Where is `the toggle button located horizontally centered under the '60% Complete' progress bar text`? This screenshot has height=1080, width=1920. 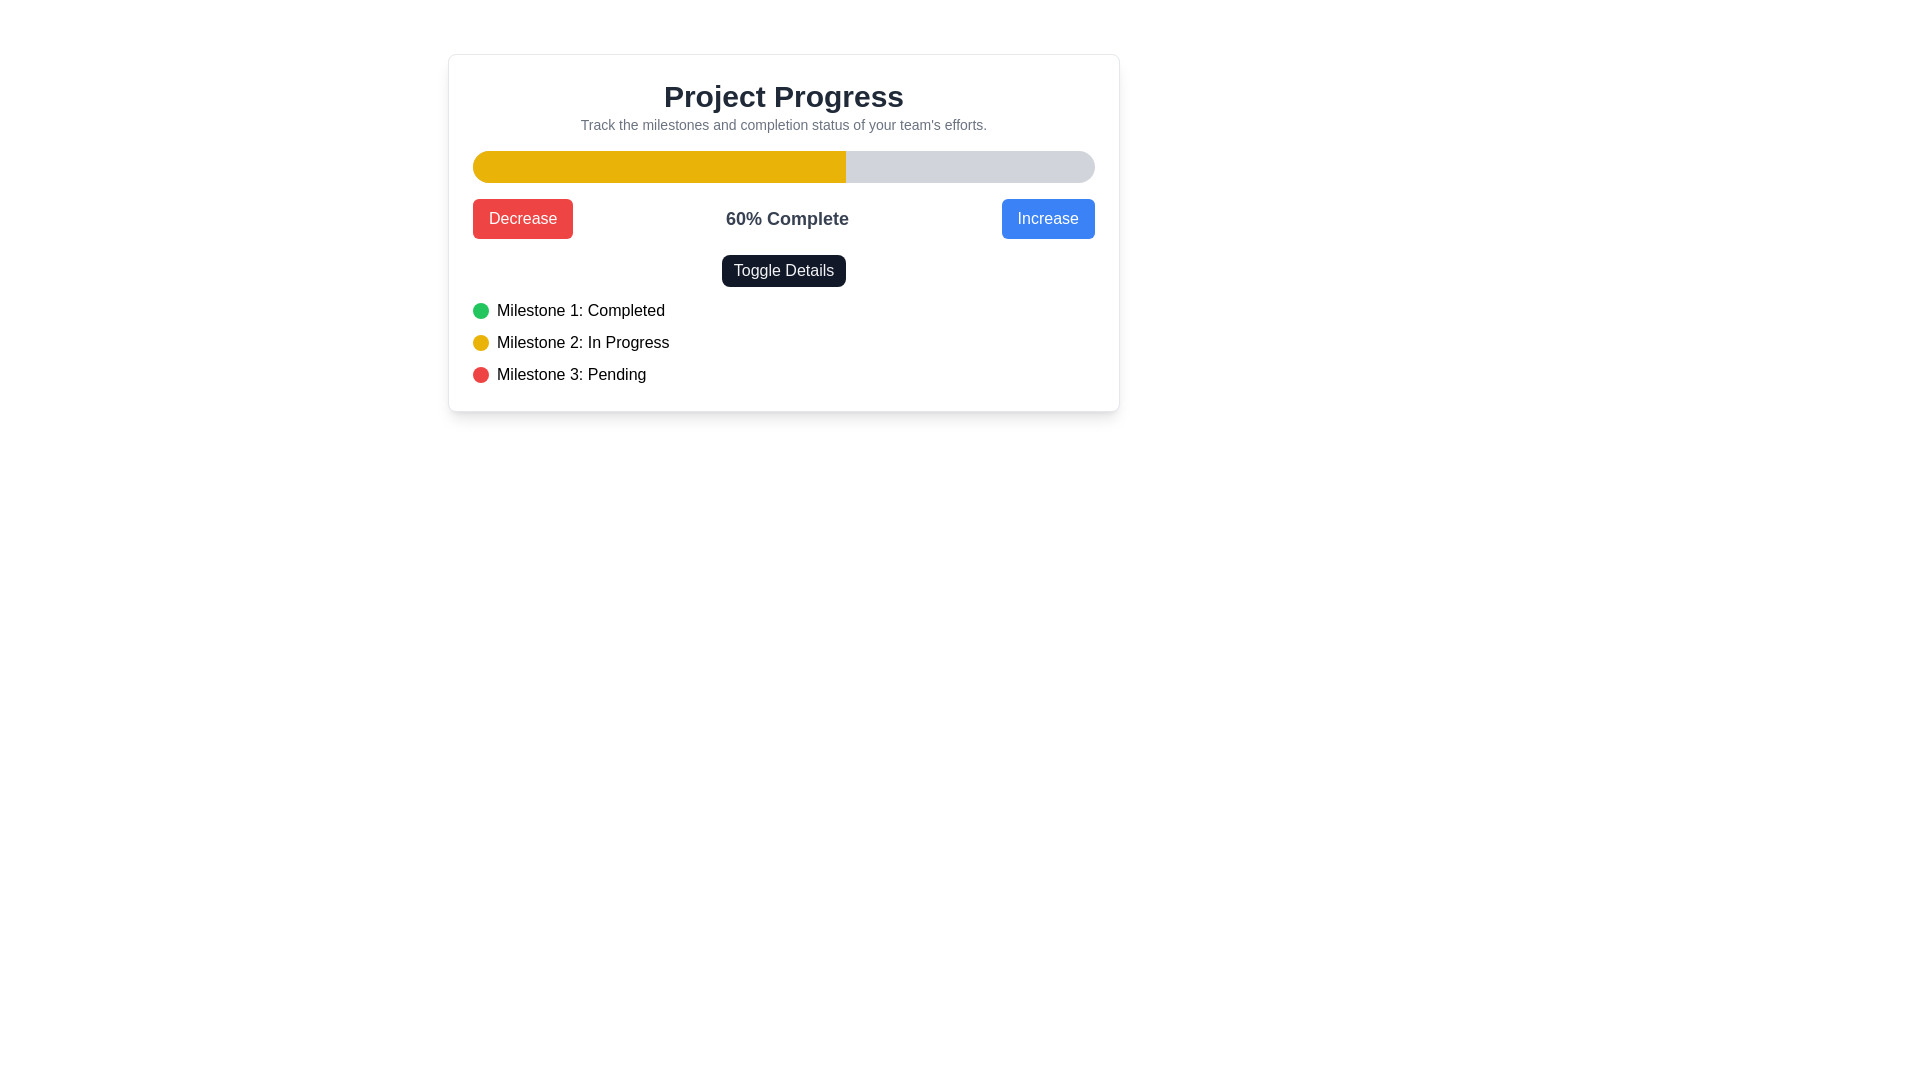 the toggle button located horizontally centered under the '60% Complete' progress bar text is located at coordinates (782, 270).